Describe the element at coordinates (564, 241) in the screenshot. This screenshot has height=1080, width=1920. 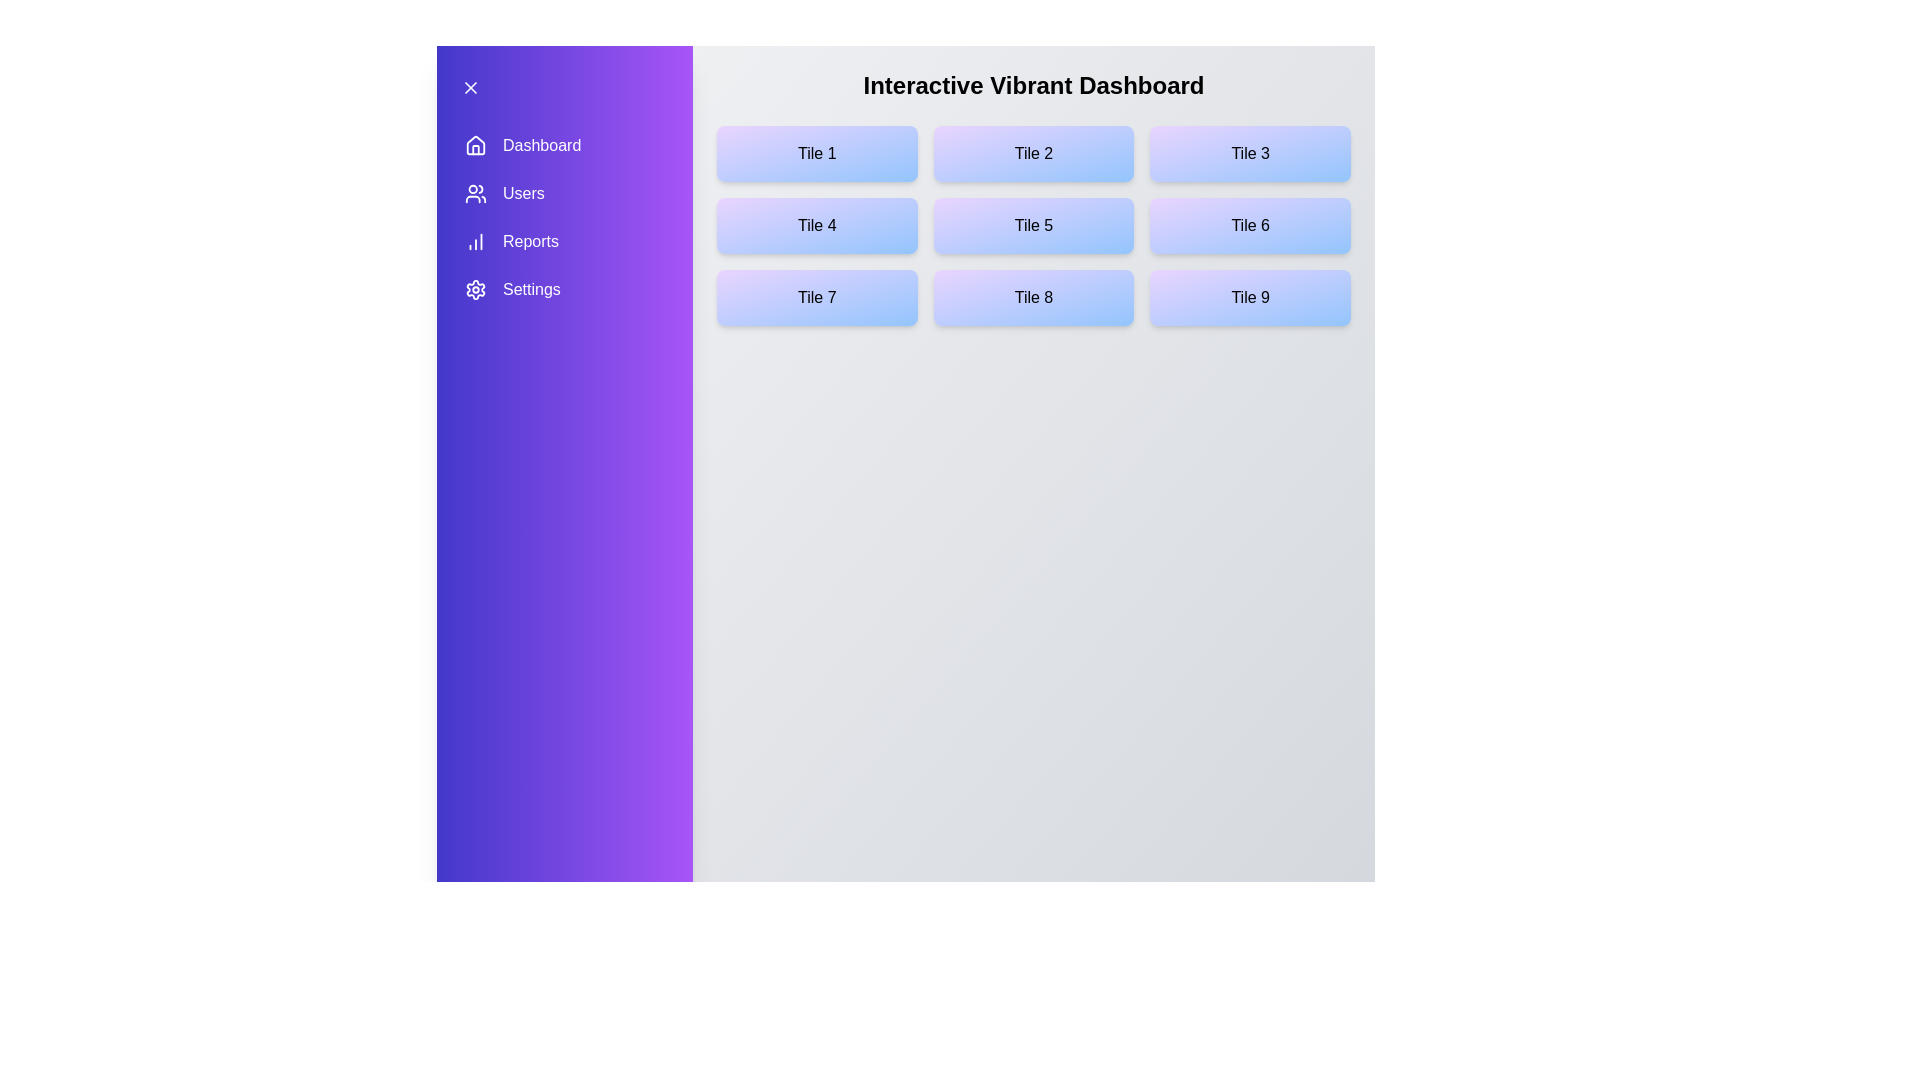
I see `the menu item Reports in the sidebar` at that location.